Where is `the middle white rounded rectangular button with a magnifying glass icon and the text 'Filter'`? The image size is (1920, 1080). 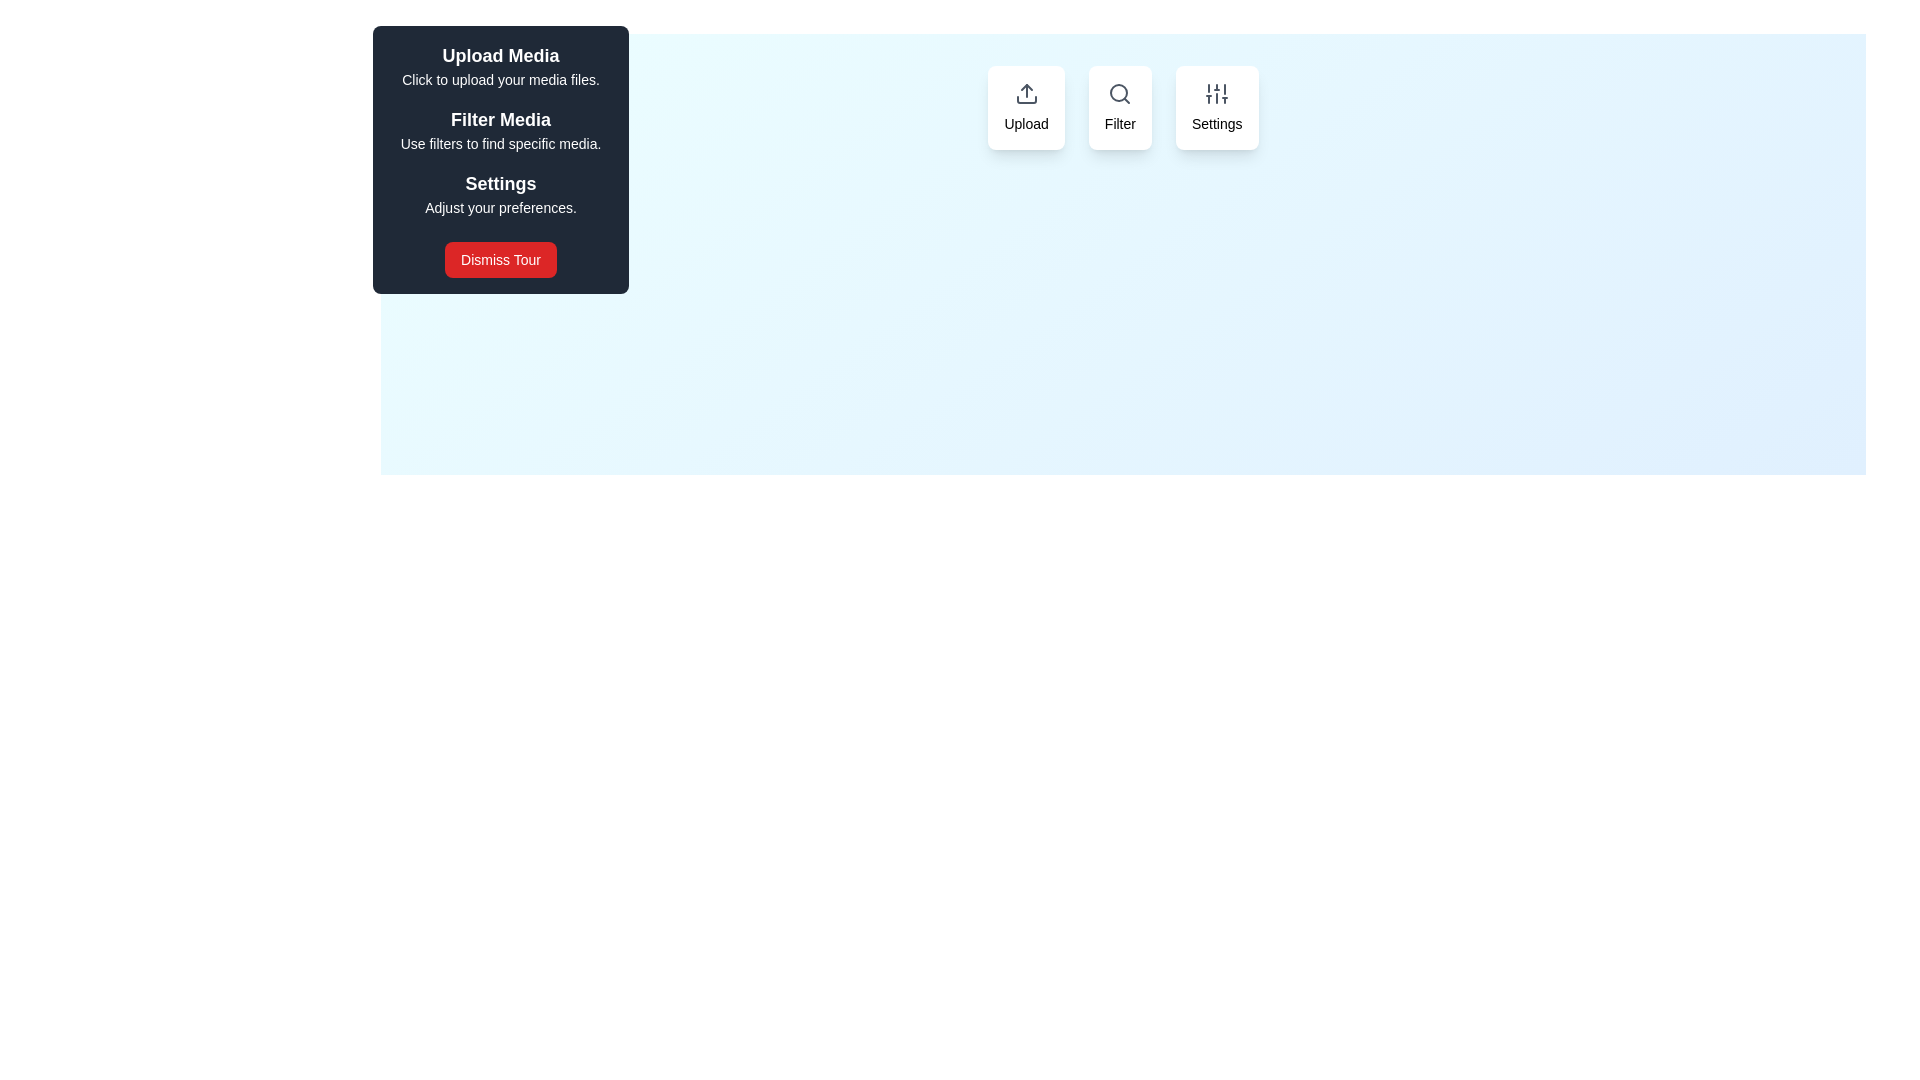
the middle white rounded rectangular button with a magnifying glass icon and the text 'Filter' is located at coordinates (1120, 108).